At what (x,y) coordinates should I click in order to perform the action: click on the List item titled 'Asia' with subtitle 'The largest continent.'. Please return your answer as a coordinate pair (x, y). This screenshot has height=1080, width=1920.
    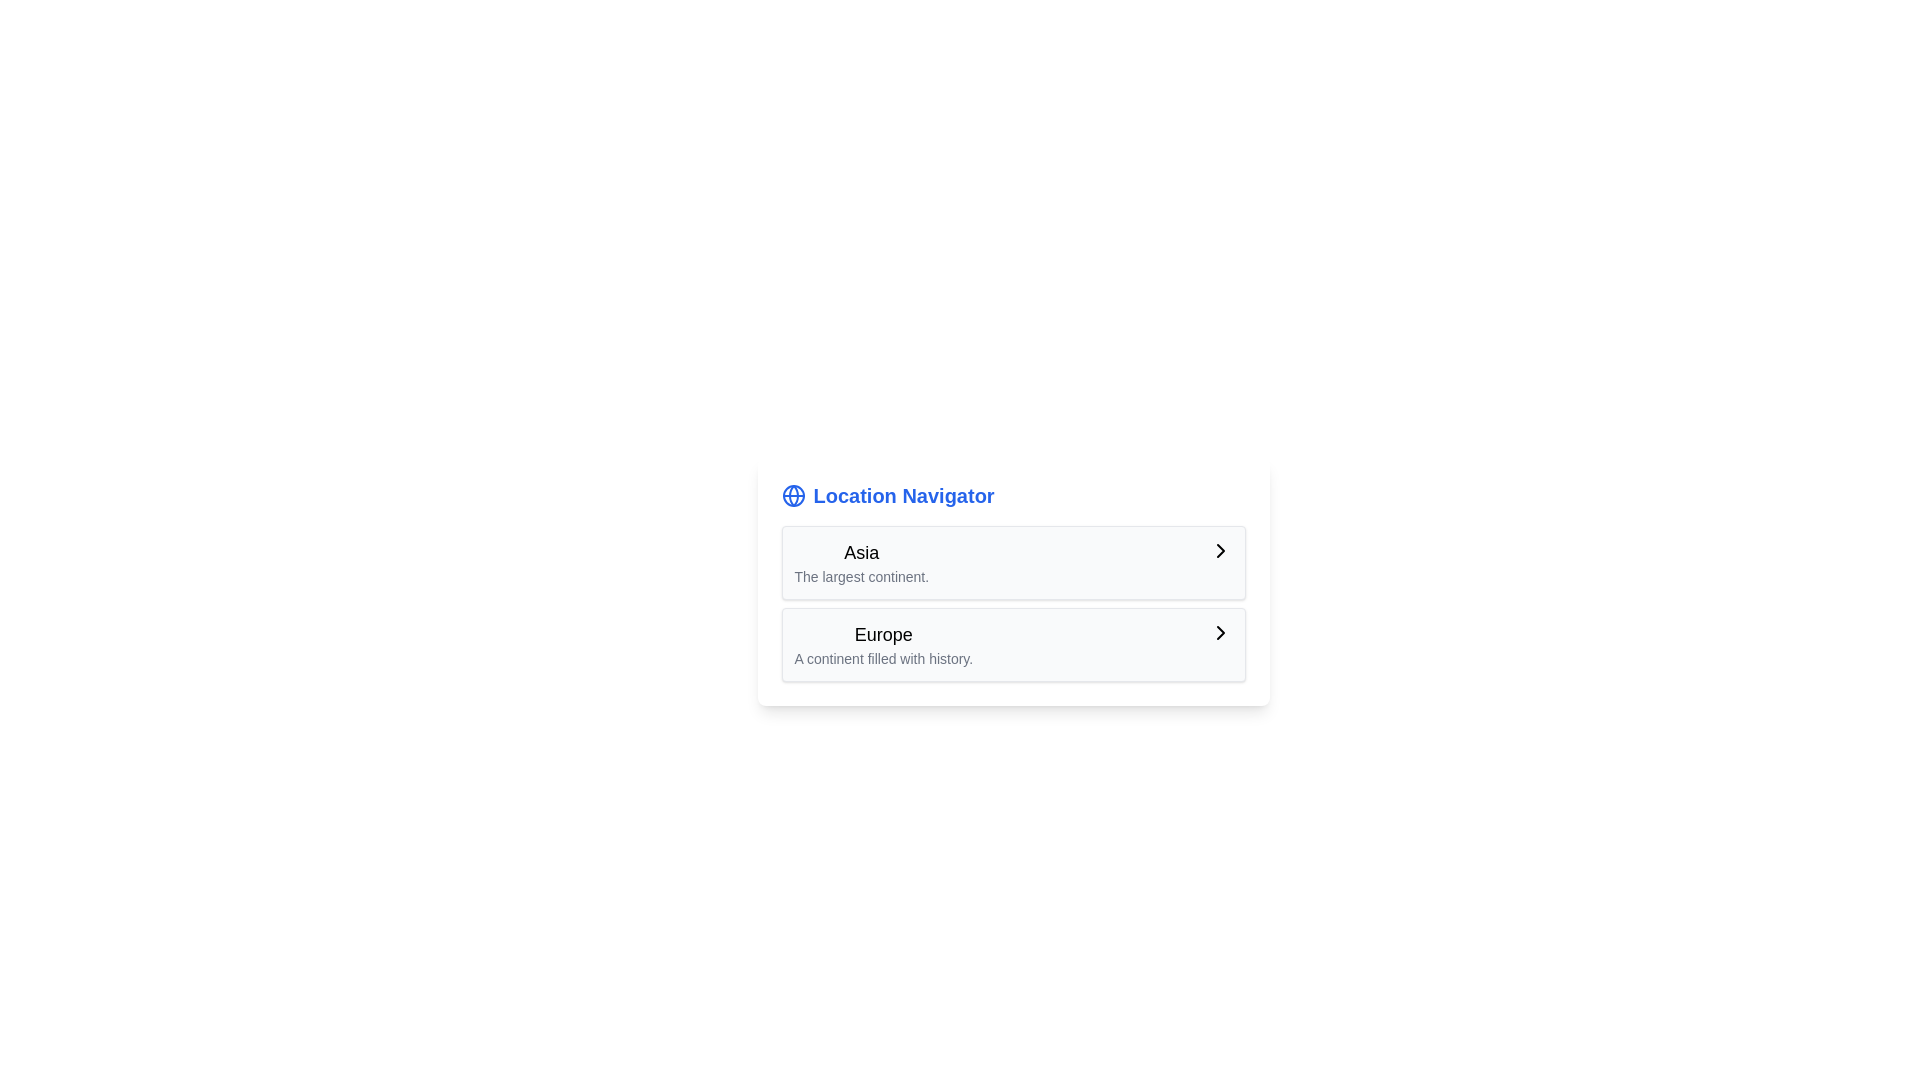
    Looking at the image, I should click on (1013, 563).